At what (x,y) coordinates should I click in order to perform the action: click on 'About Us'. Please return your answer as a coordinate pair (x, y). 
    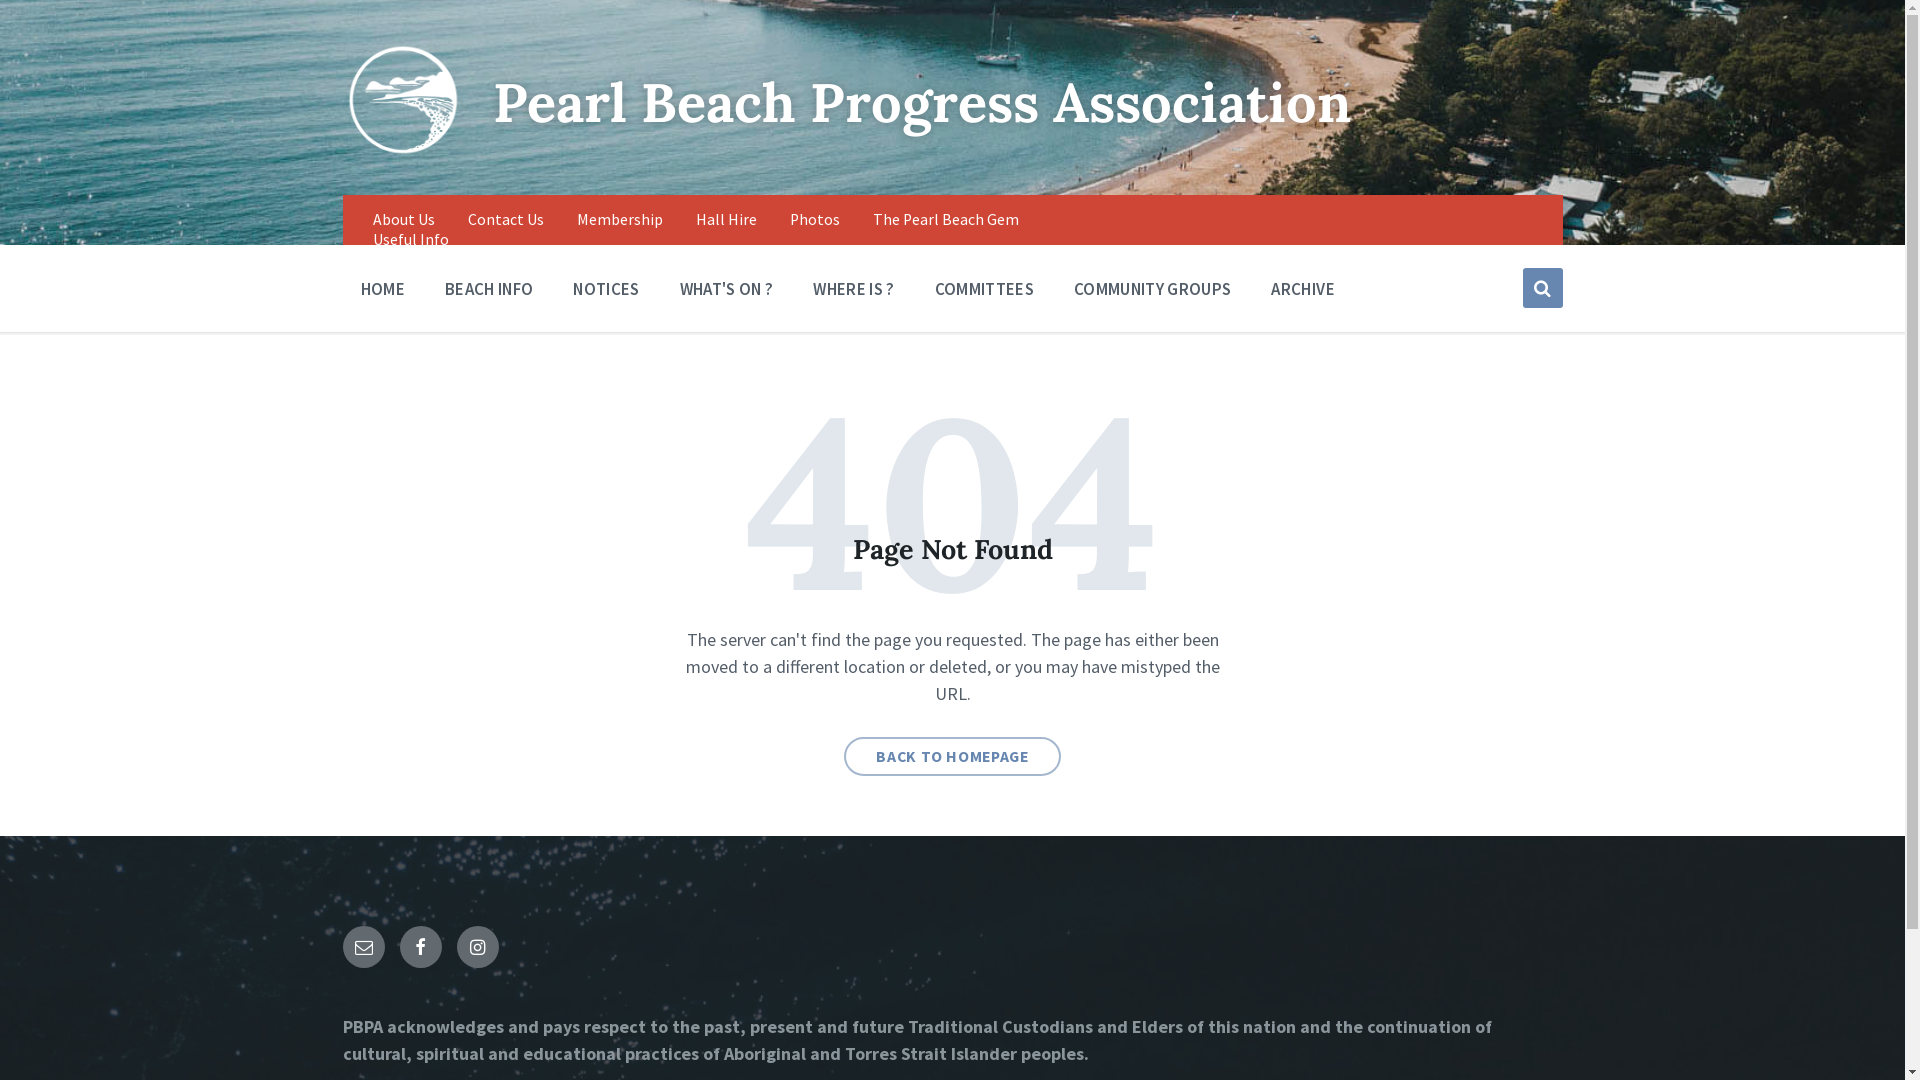
    Looking at the image, I should click on (402, 219).